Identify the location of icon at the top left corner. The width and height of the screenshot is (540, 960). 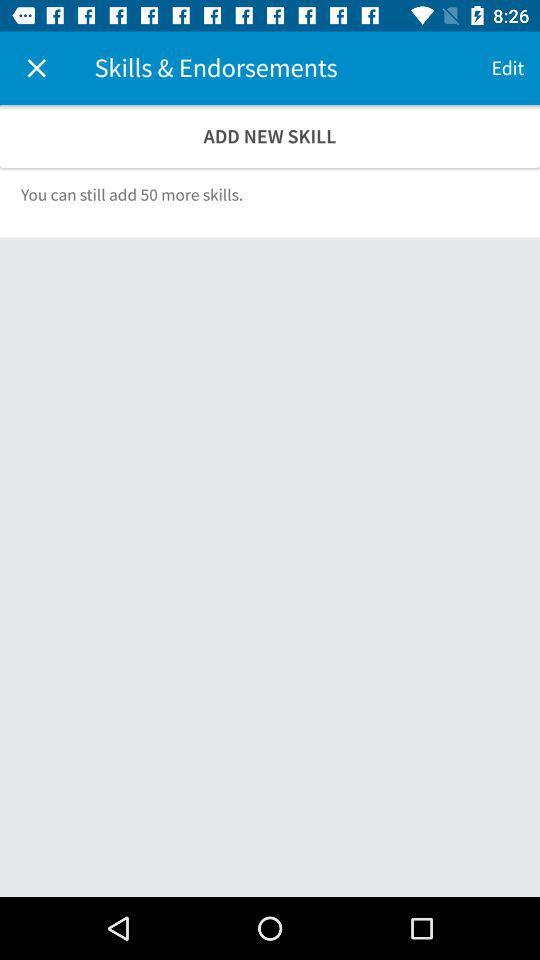
(36, 68).